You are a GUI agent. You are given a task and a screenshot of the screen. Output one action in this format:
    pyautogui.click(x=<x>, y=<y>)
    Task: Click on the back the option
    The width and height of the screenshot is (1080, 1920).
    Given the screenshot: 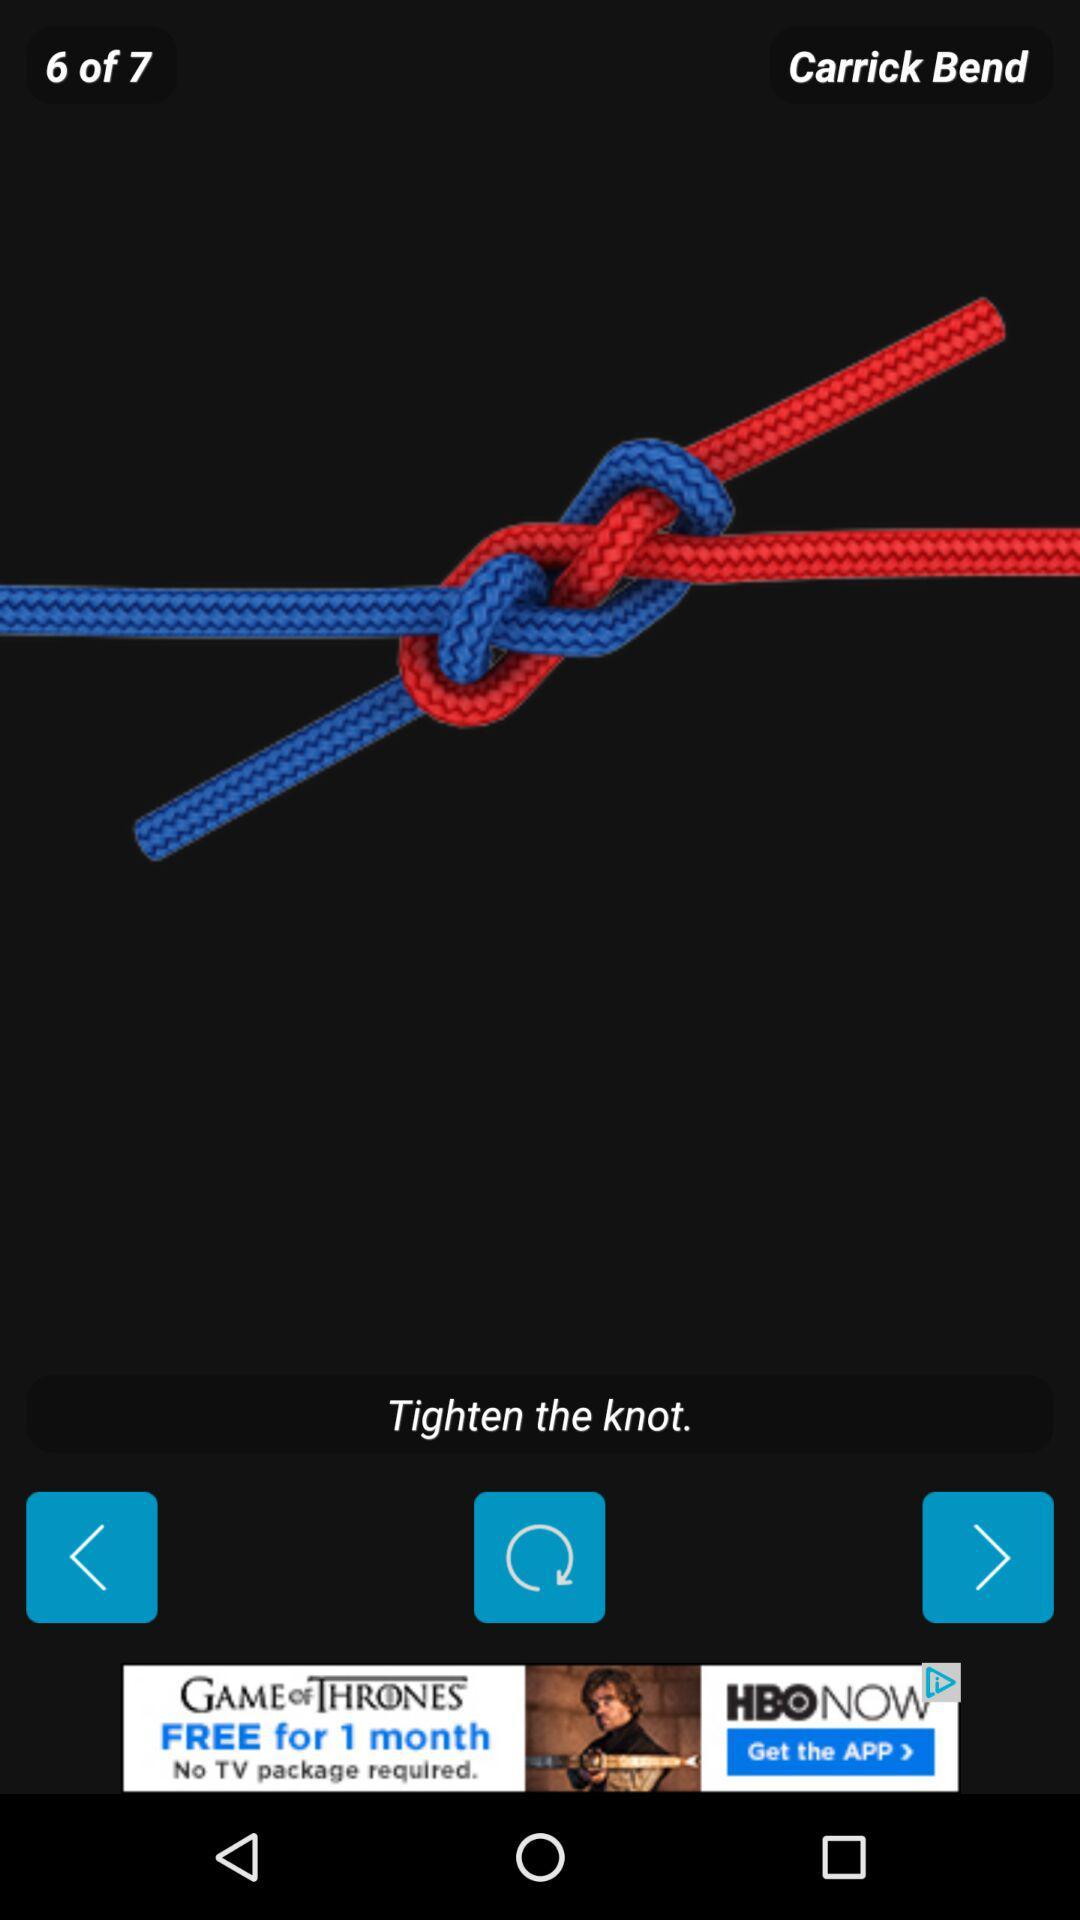 What is the action you would take?
    pyautogui.click(x=91, y=1556)
    